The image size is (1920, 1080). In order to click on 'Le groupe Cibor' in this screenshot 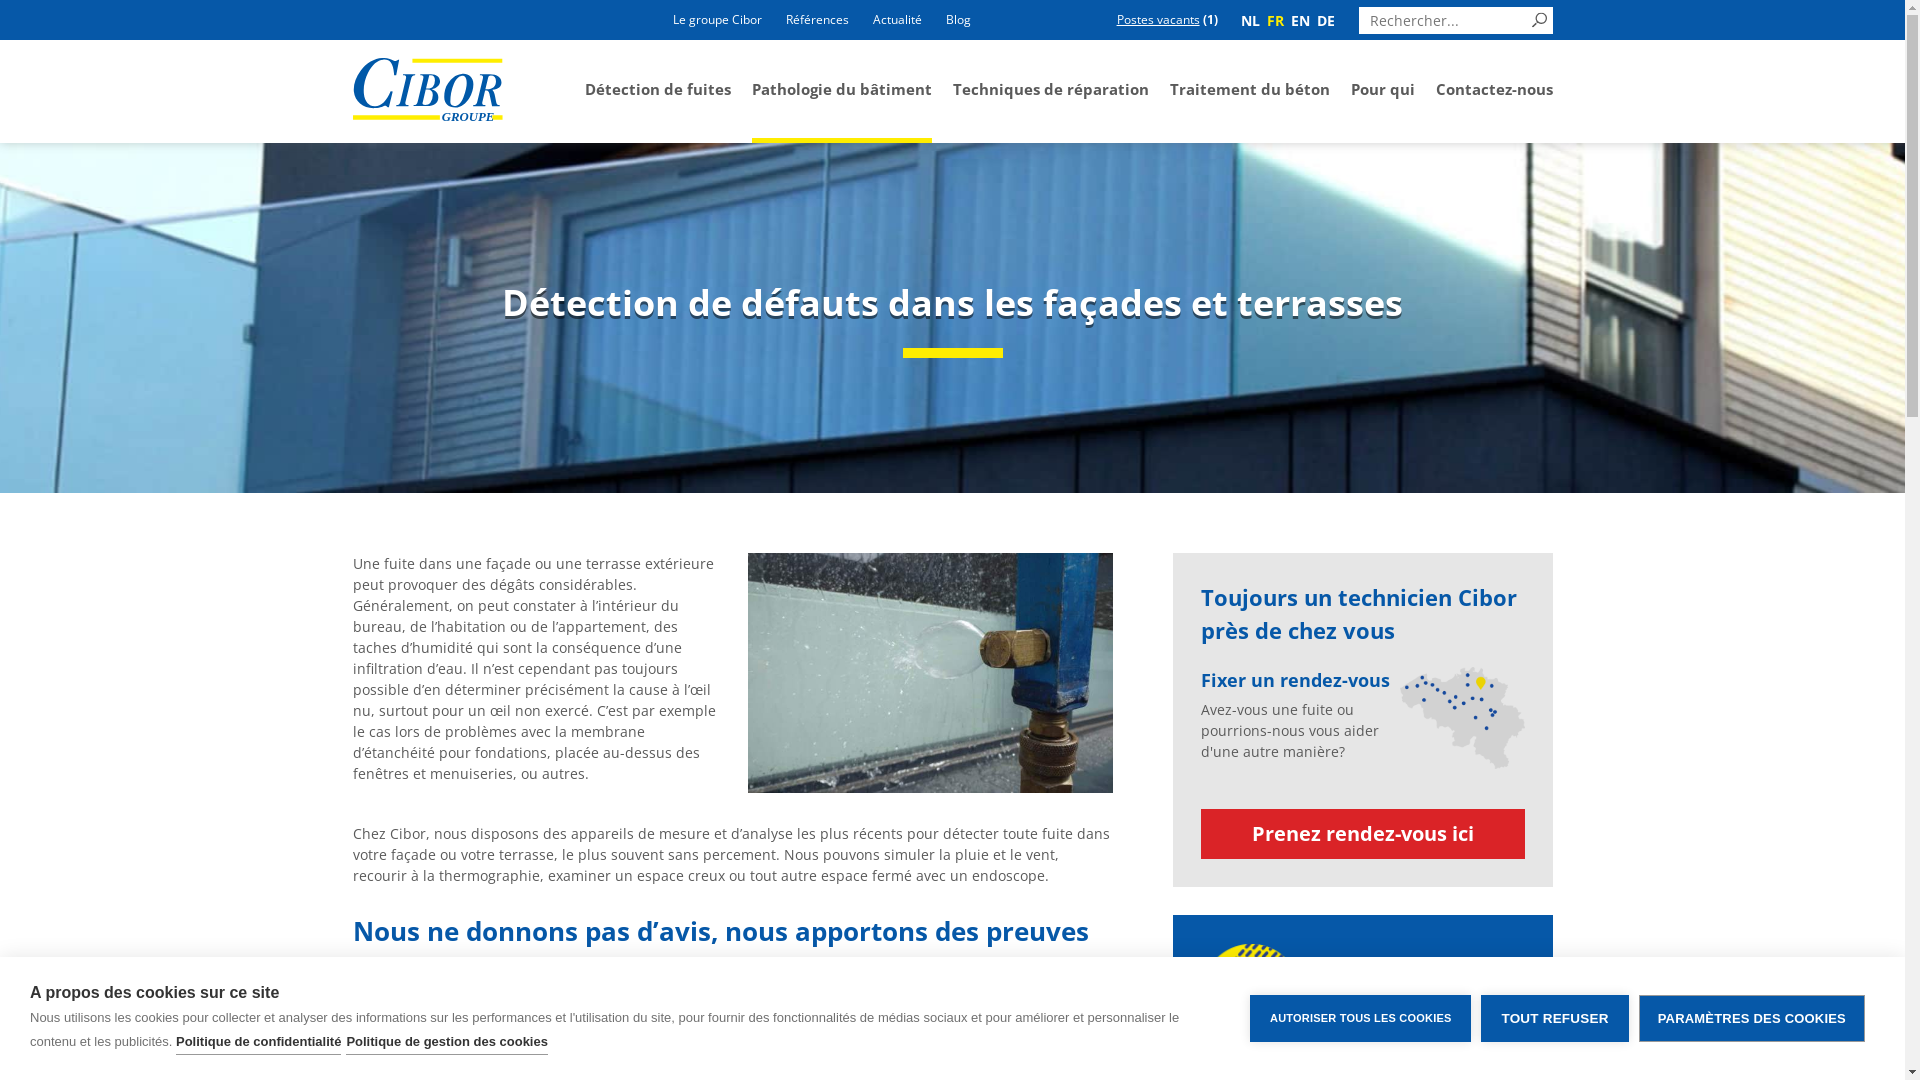, I will do `click(717, 19)`.